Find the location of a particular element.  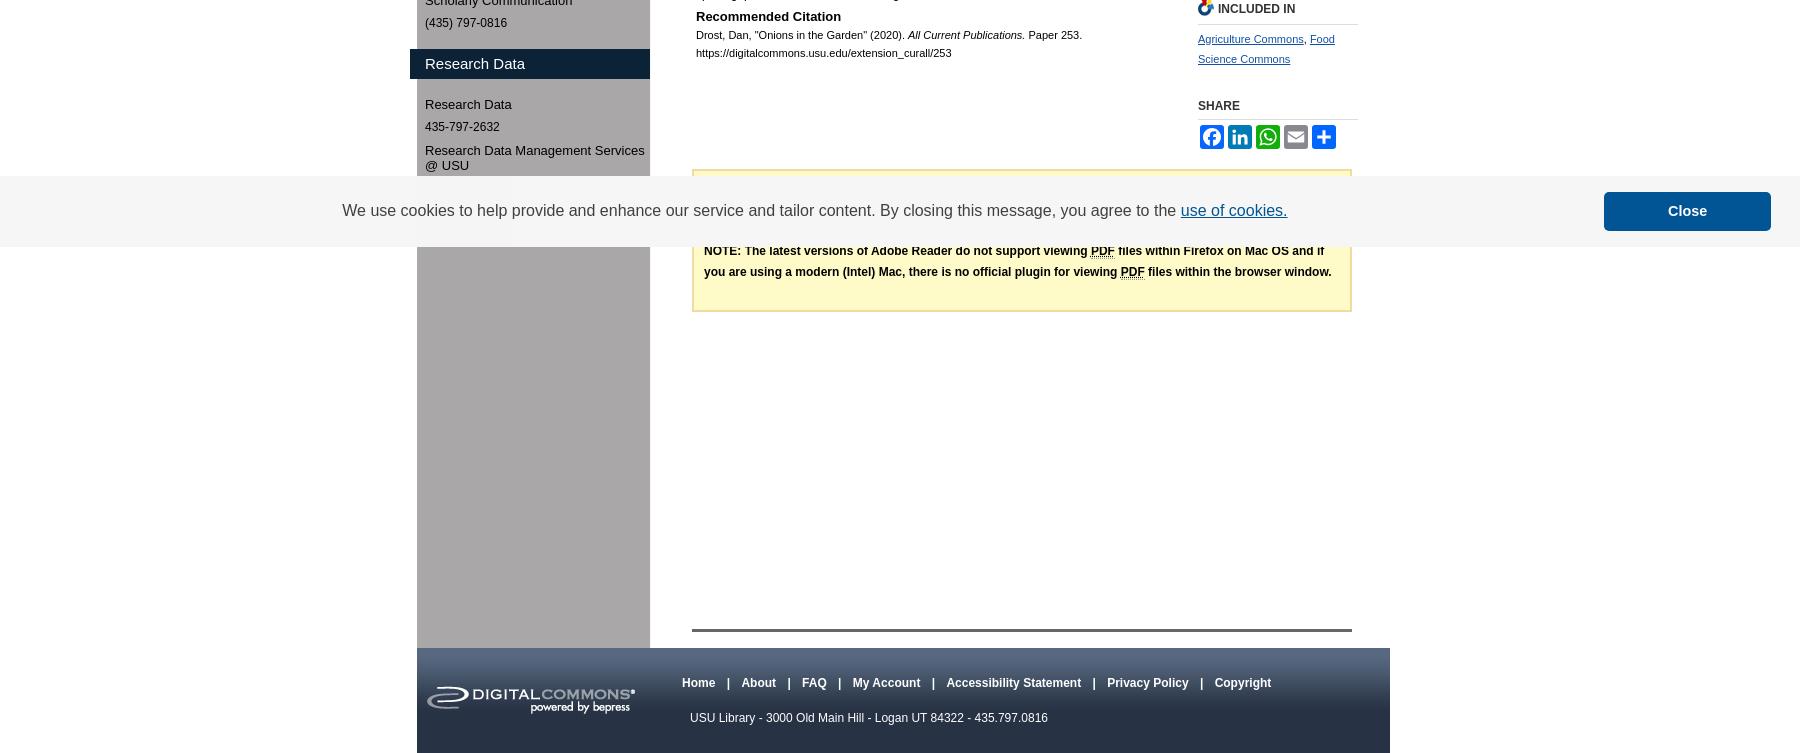

'(435) 797-0816' is located at coordinates (465, 22).